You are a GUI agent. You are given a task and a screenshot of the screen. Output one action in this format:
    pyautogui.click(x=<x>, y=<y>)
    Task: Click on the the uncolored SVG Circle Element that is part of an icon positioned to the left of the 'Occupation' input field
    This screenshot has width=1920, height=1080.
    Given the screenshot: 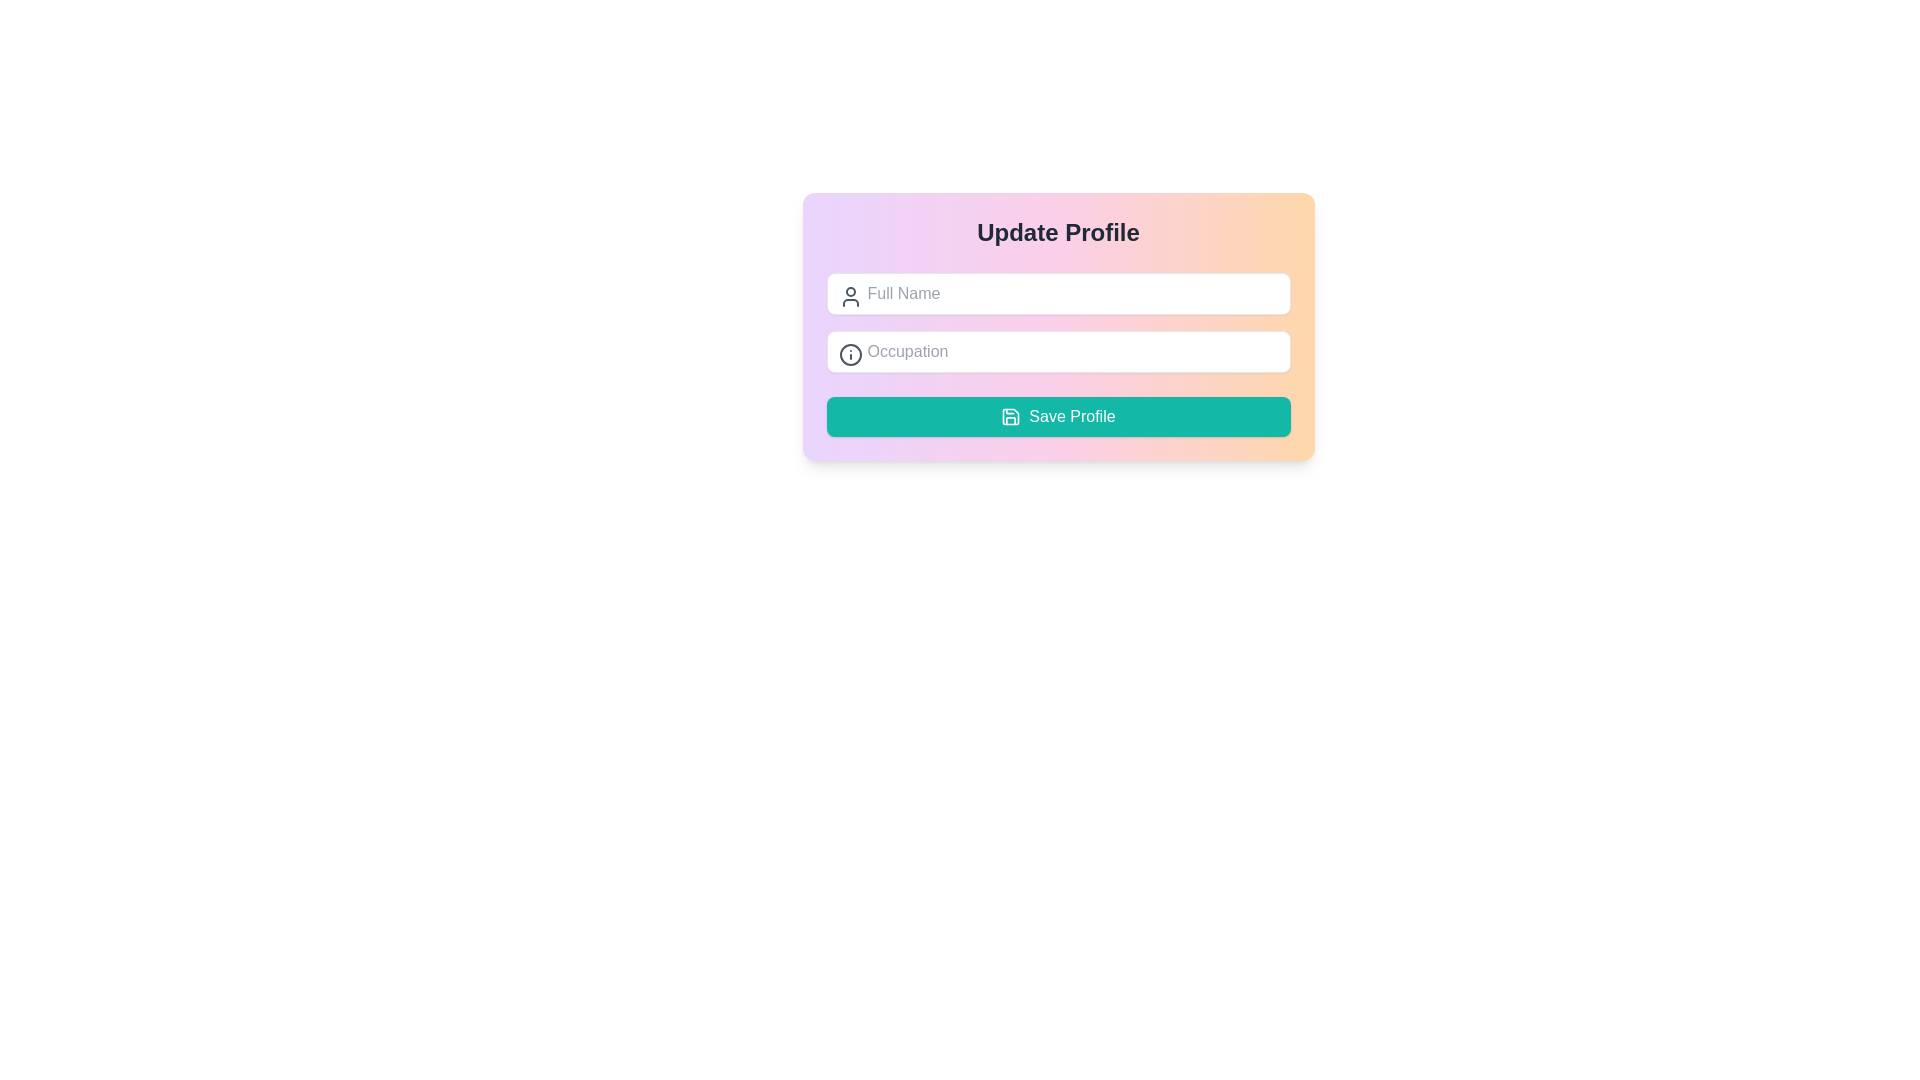 What is the action you would take?
    pyautogui.click(x=850, y=353)
    